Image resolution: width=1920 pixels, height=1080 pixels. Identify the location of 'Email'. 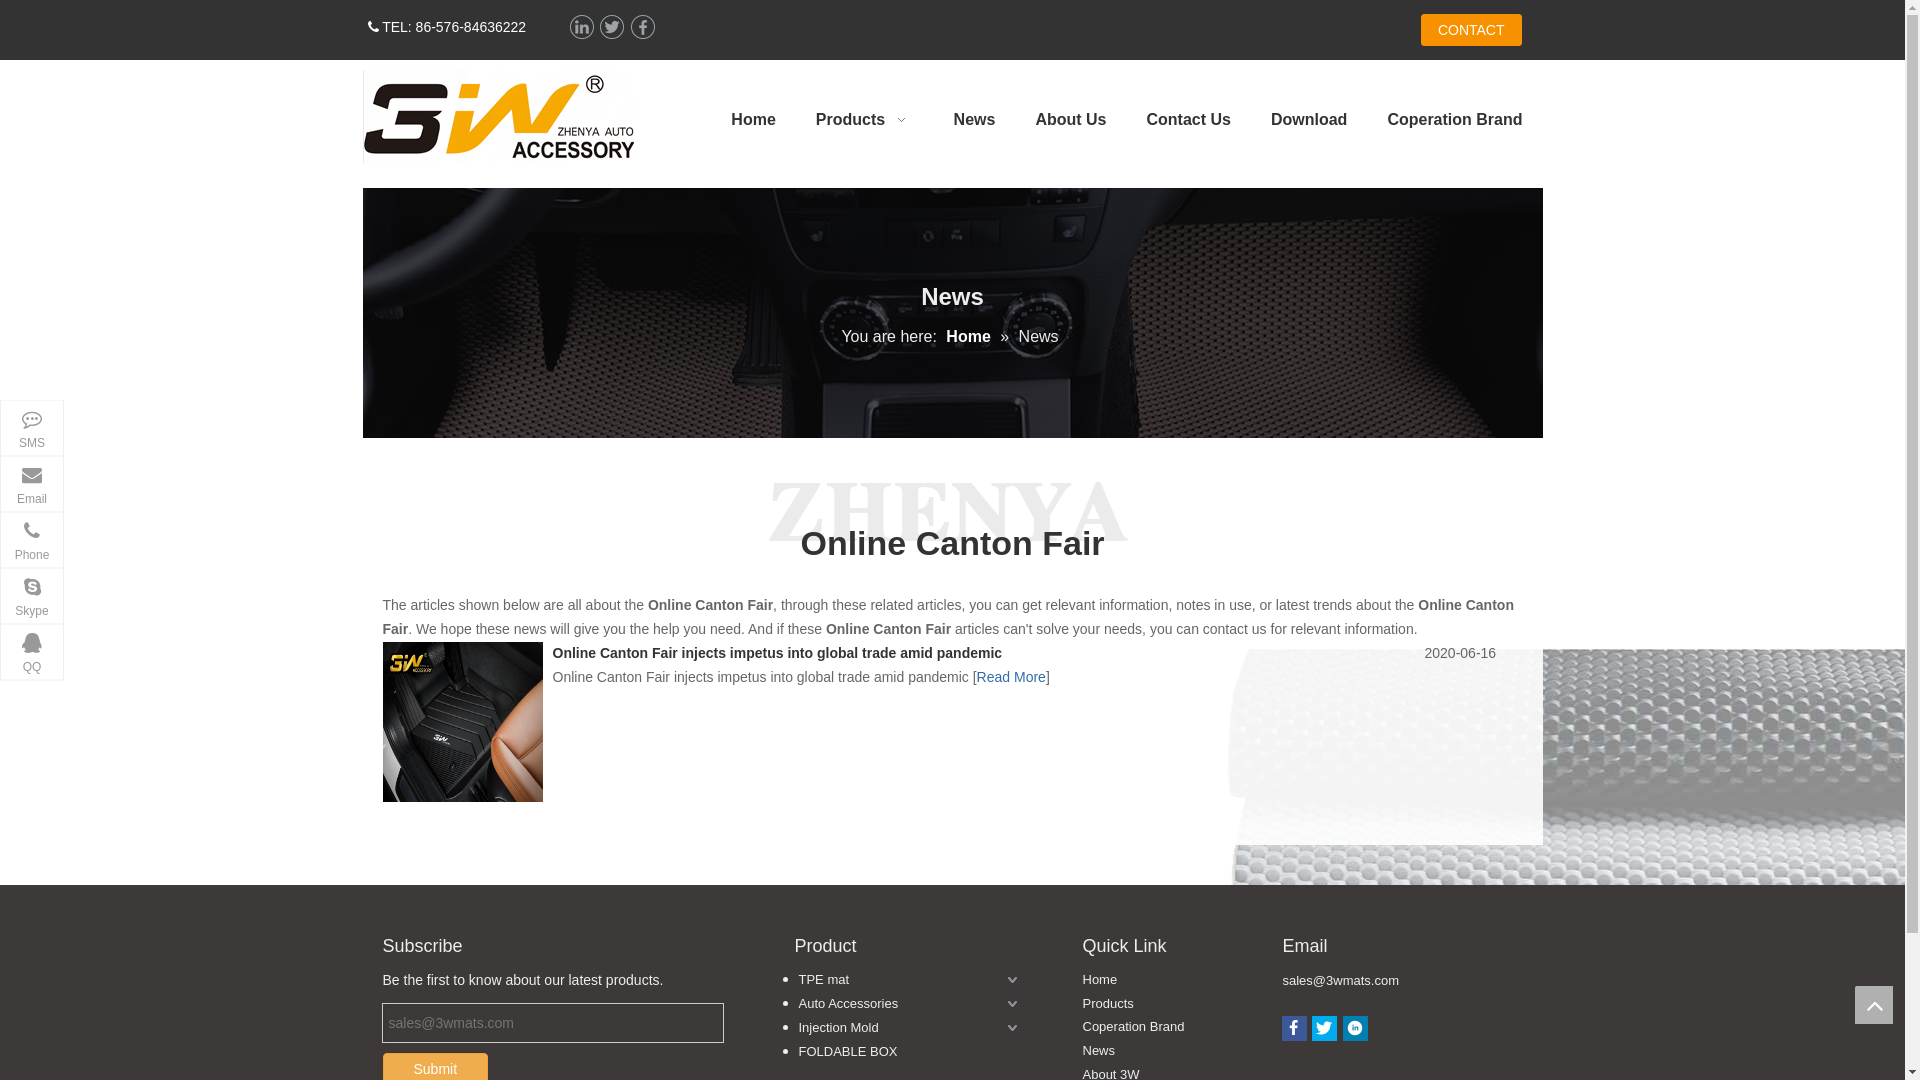
(32, 483).